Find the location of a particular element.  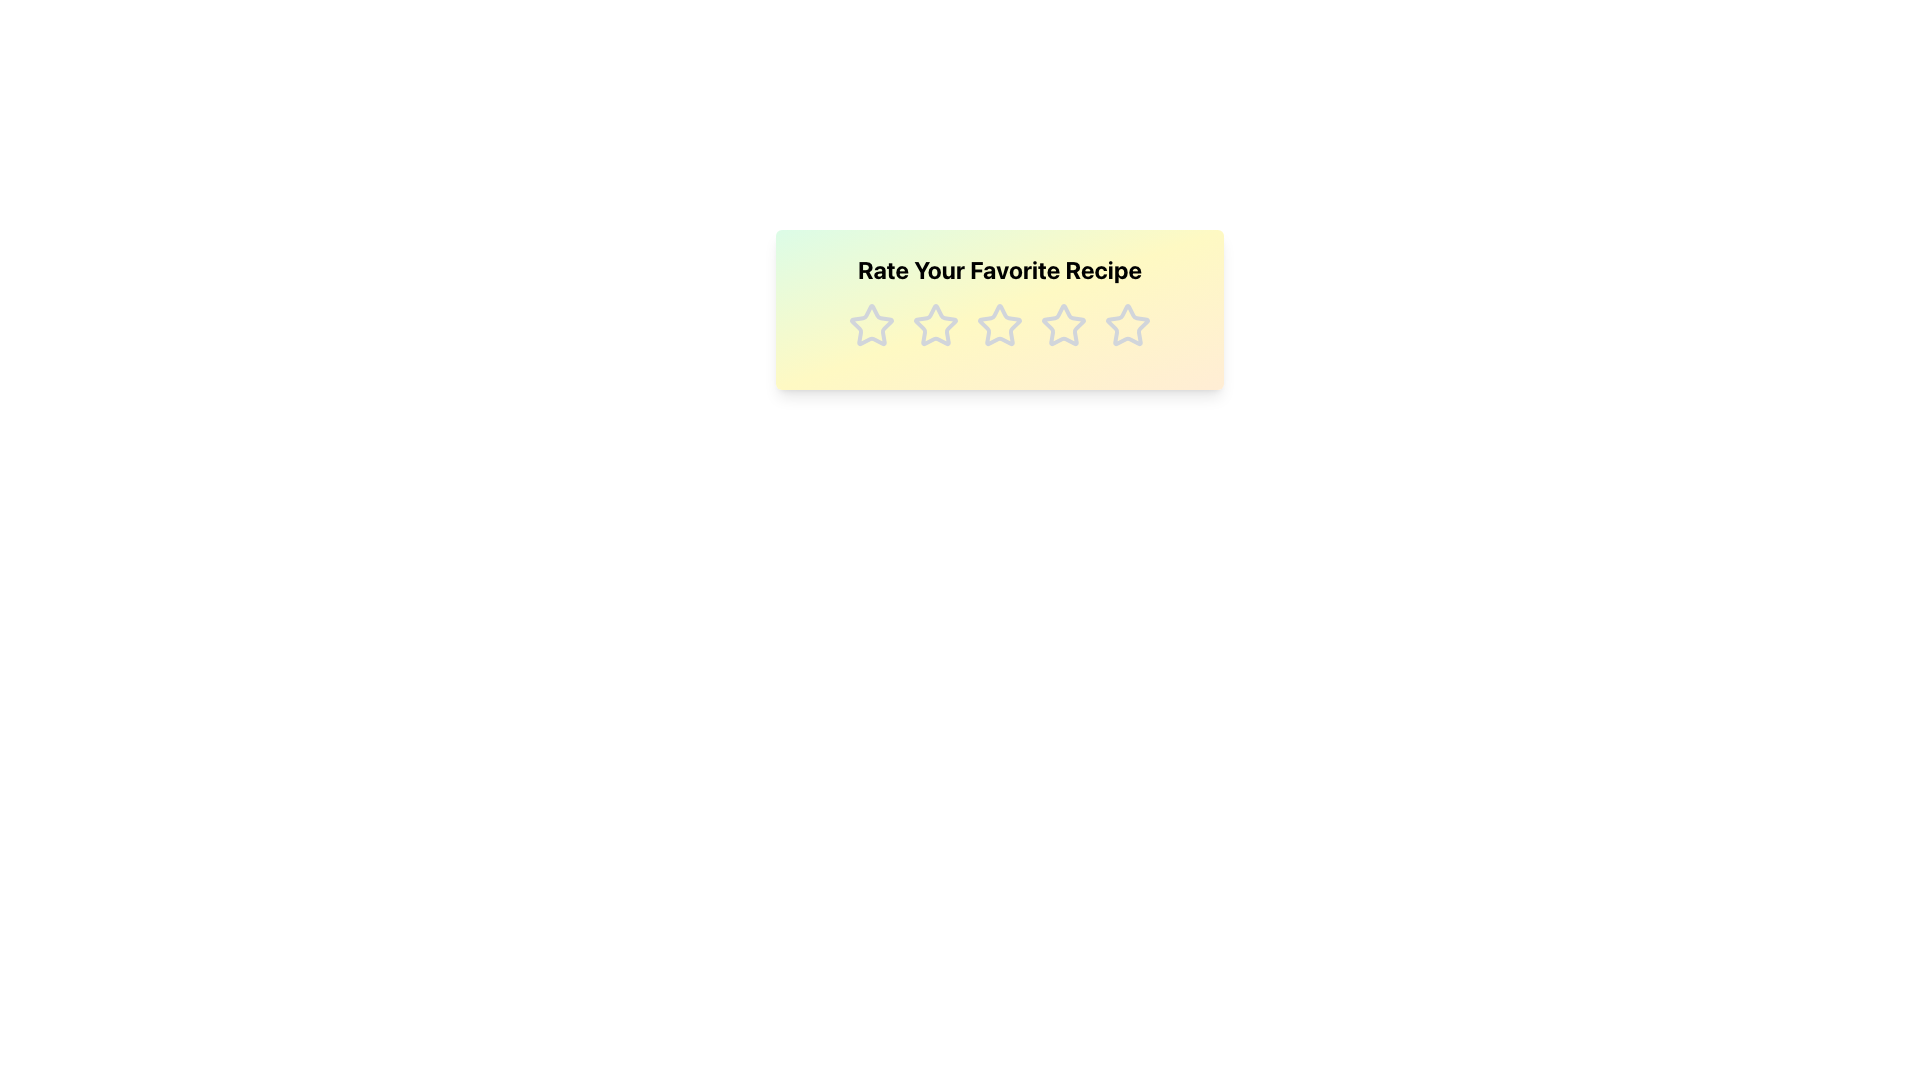

the Rating Widget titled 'Rate Your Favorite Recipe' to confirm a rating selection is located at coordinates (999, 309).